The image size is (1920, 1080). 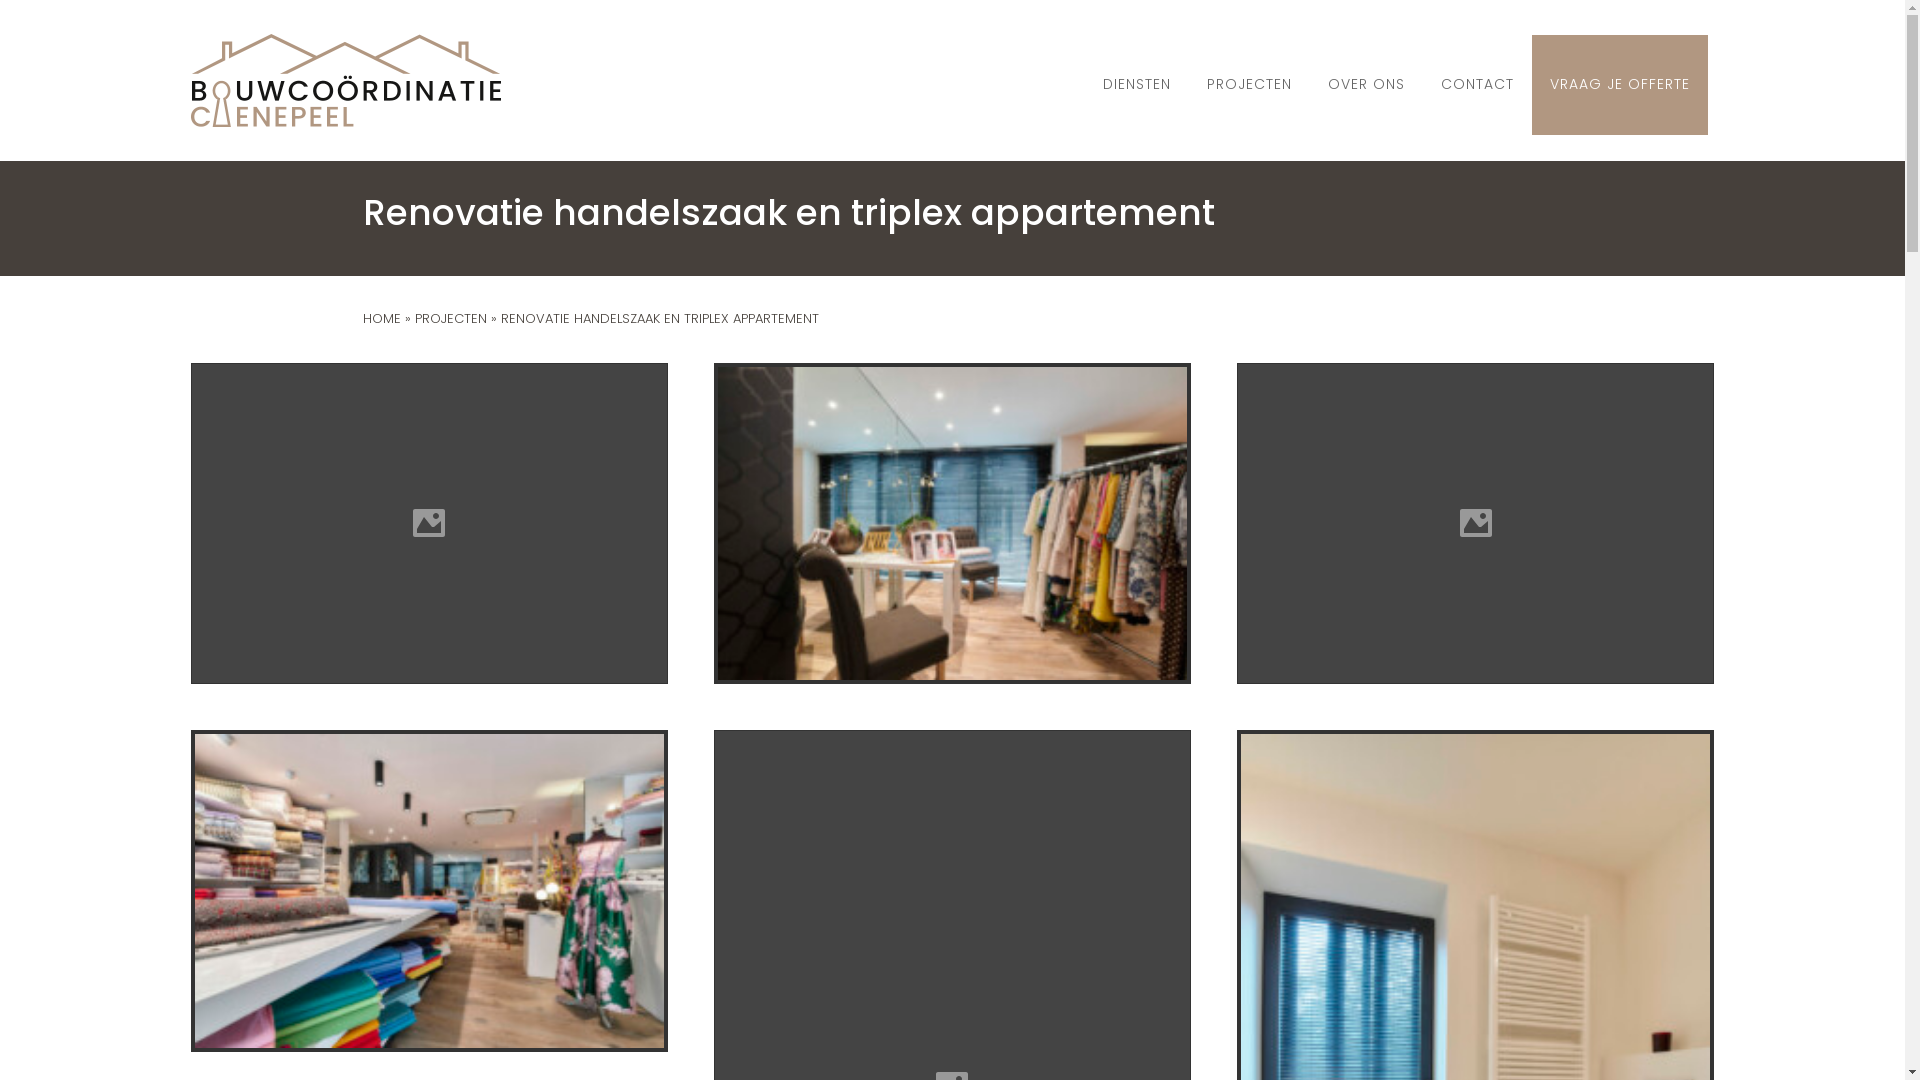 I want to click on 'VRAAG JE OFFERTE', so click(x=1541, y=83).